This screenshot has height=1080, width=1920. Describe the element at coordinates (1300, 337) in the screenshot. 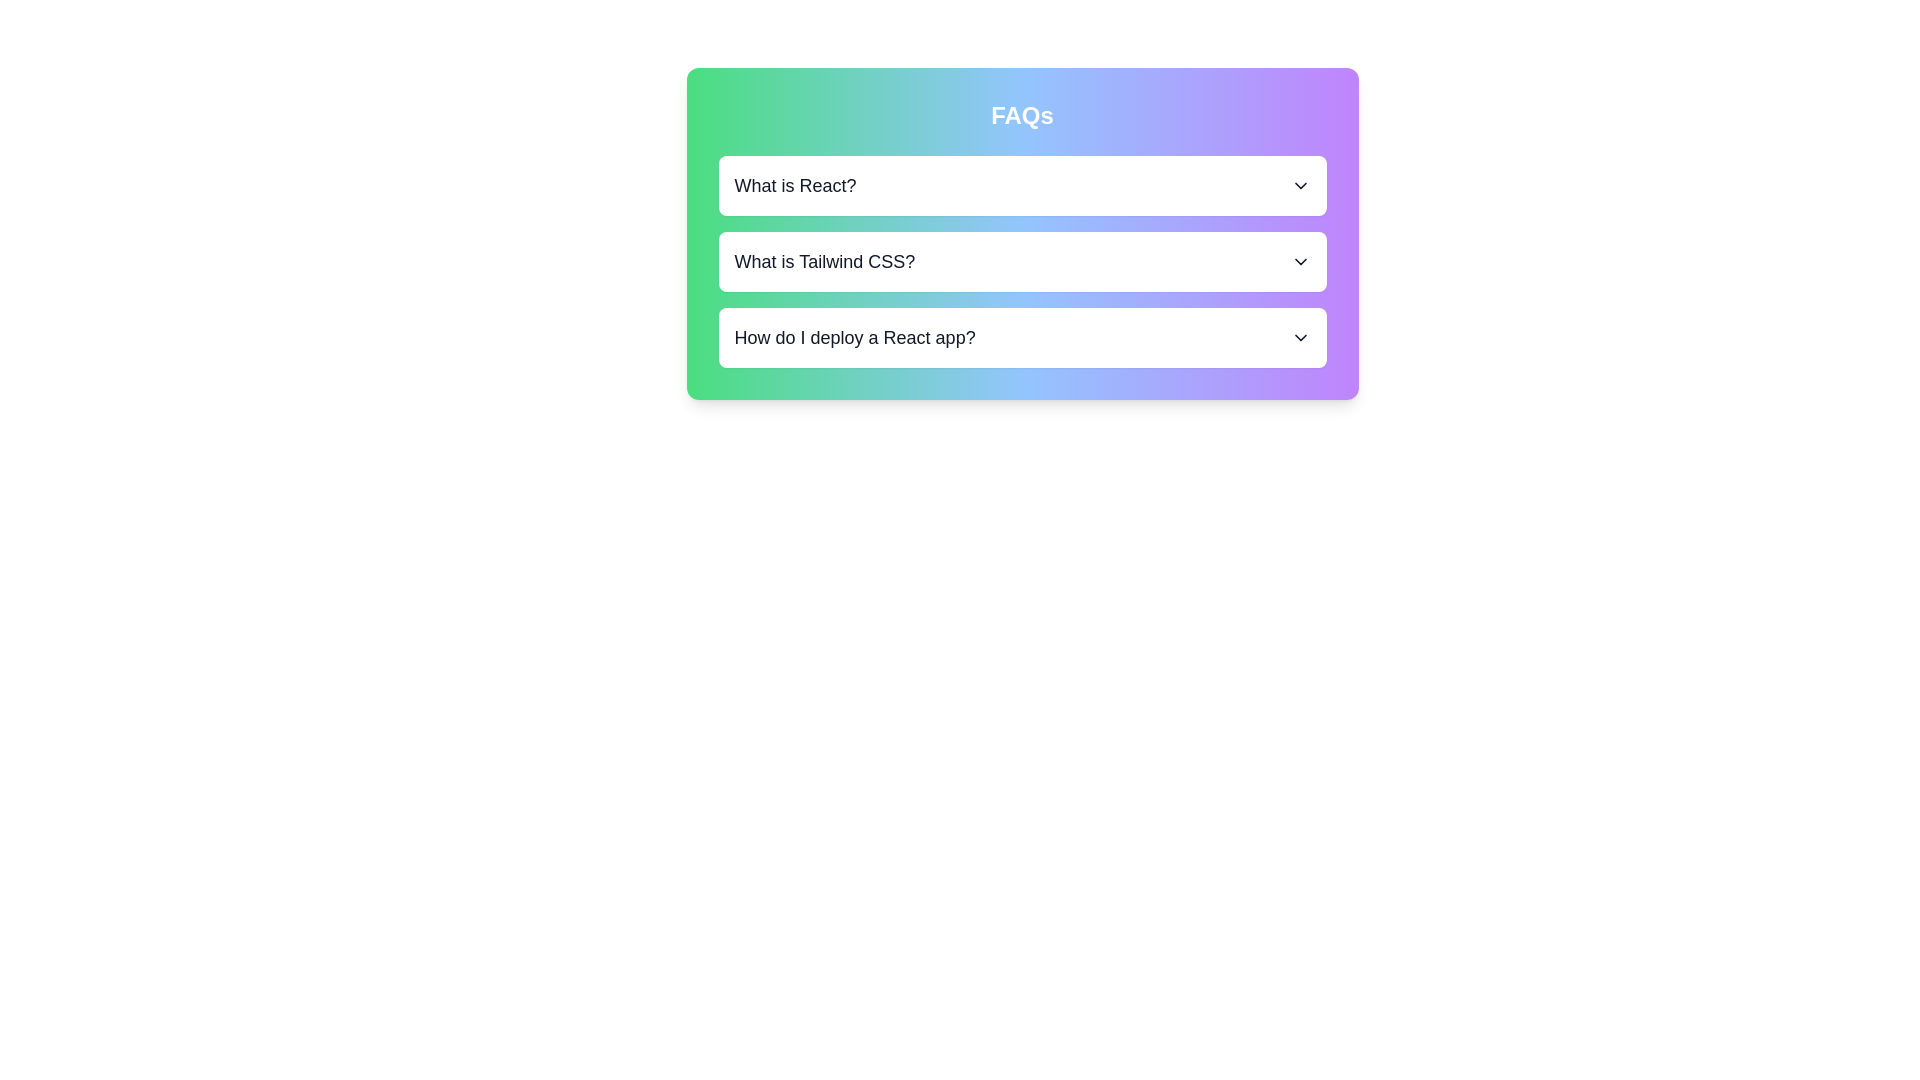

I see `the small, downward-pointing black chevron icon located at the end of the FAQ card row, to the right of the text 'How do I deploy a React app?'` at that location.